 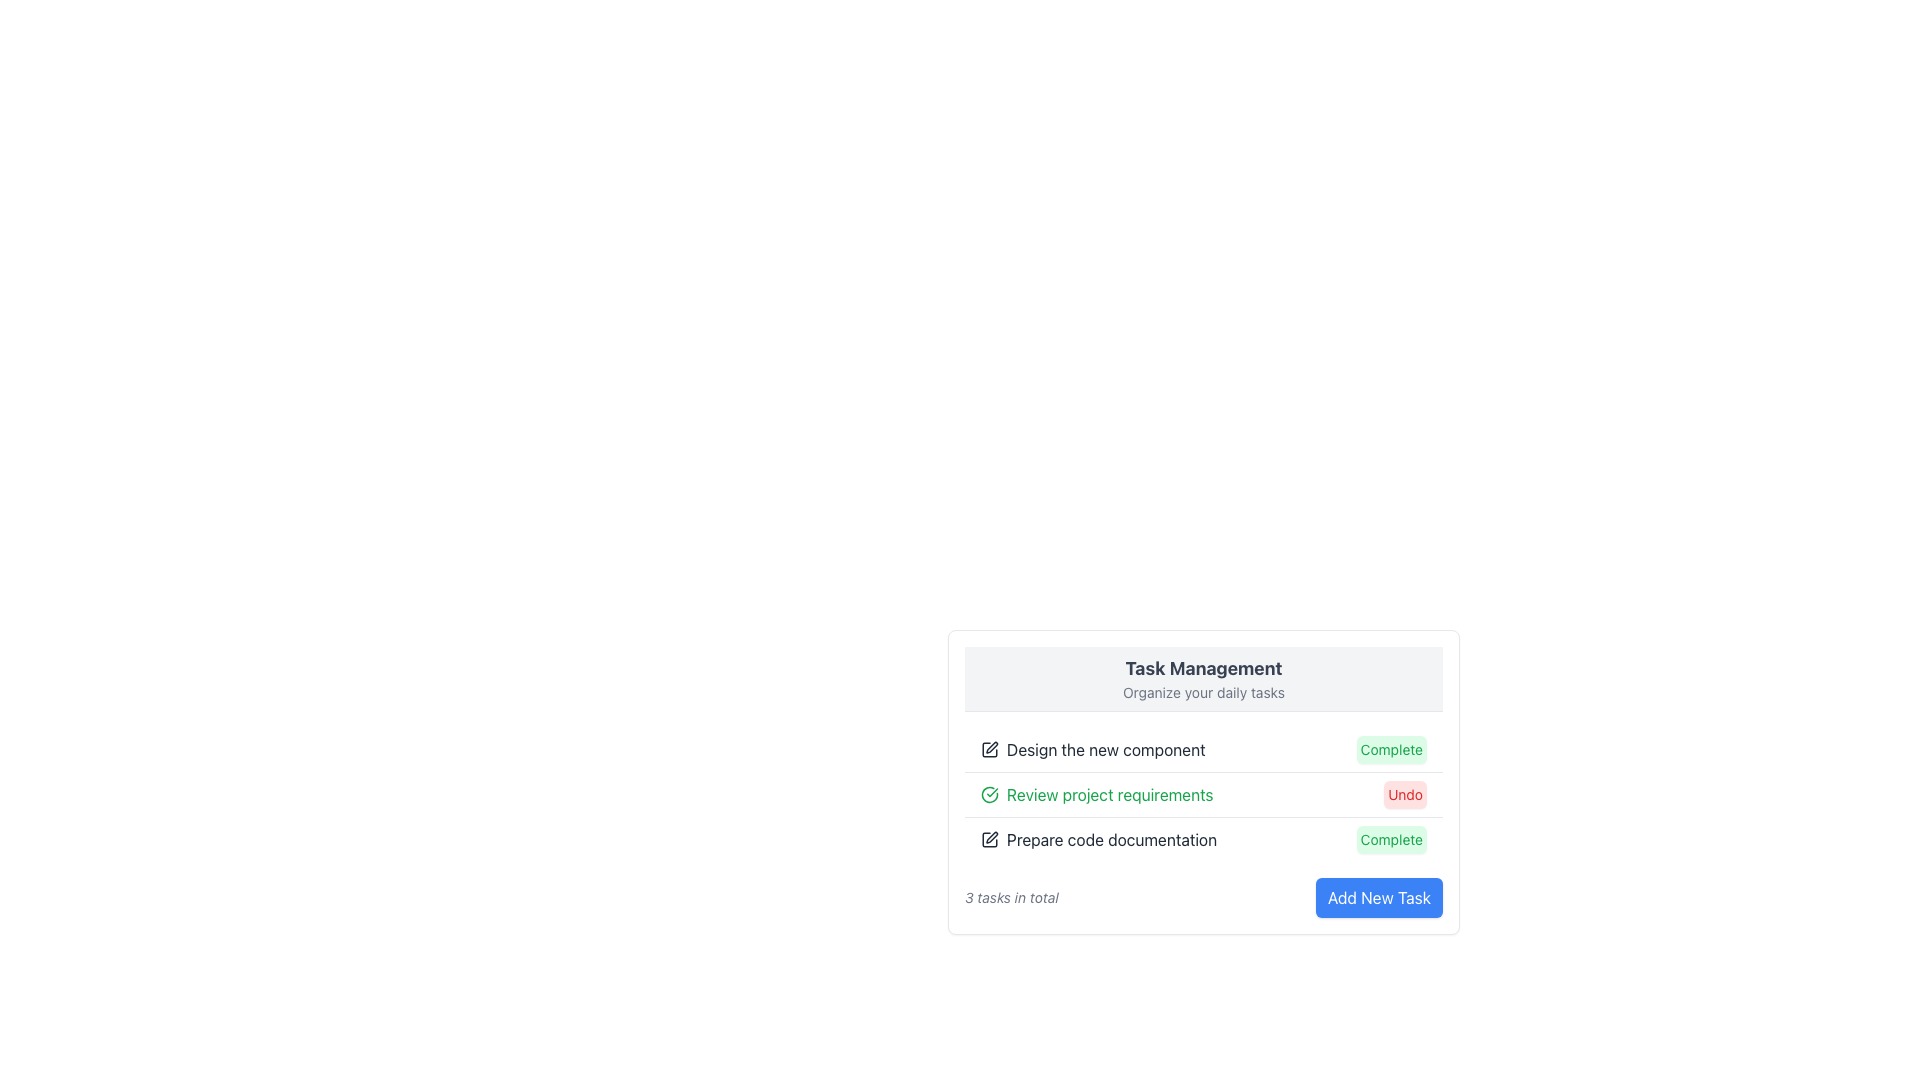 What do you see at coordinates (1404, 793) in the screenshot?
I see `the 'Undo' button, which is a red rectangular button with rounded corners` at bounding box center [1404, 793].